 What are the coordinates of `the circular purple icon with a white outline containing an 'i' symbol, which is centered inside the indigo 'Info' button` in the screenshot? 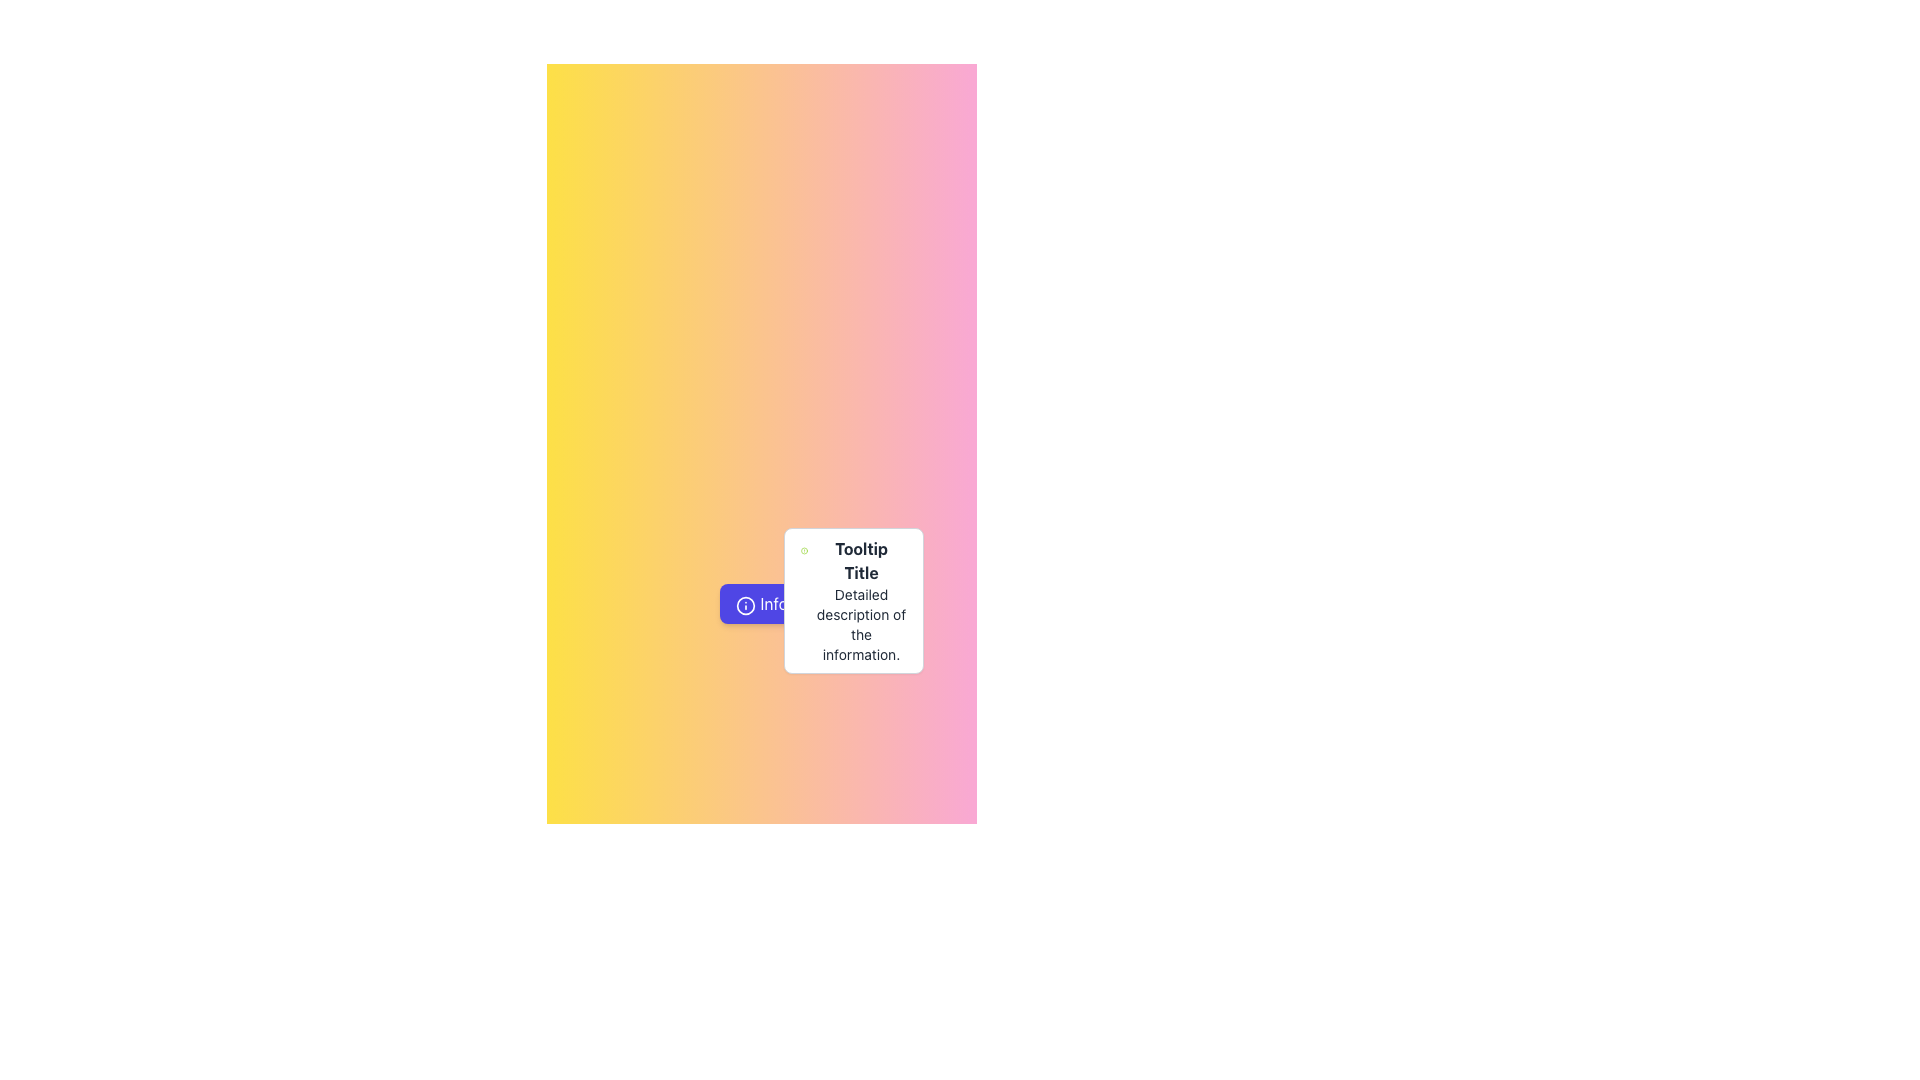 It's located at (745, 604).